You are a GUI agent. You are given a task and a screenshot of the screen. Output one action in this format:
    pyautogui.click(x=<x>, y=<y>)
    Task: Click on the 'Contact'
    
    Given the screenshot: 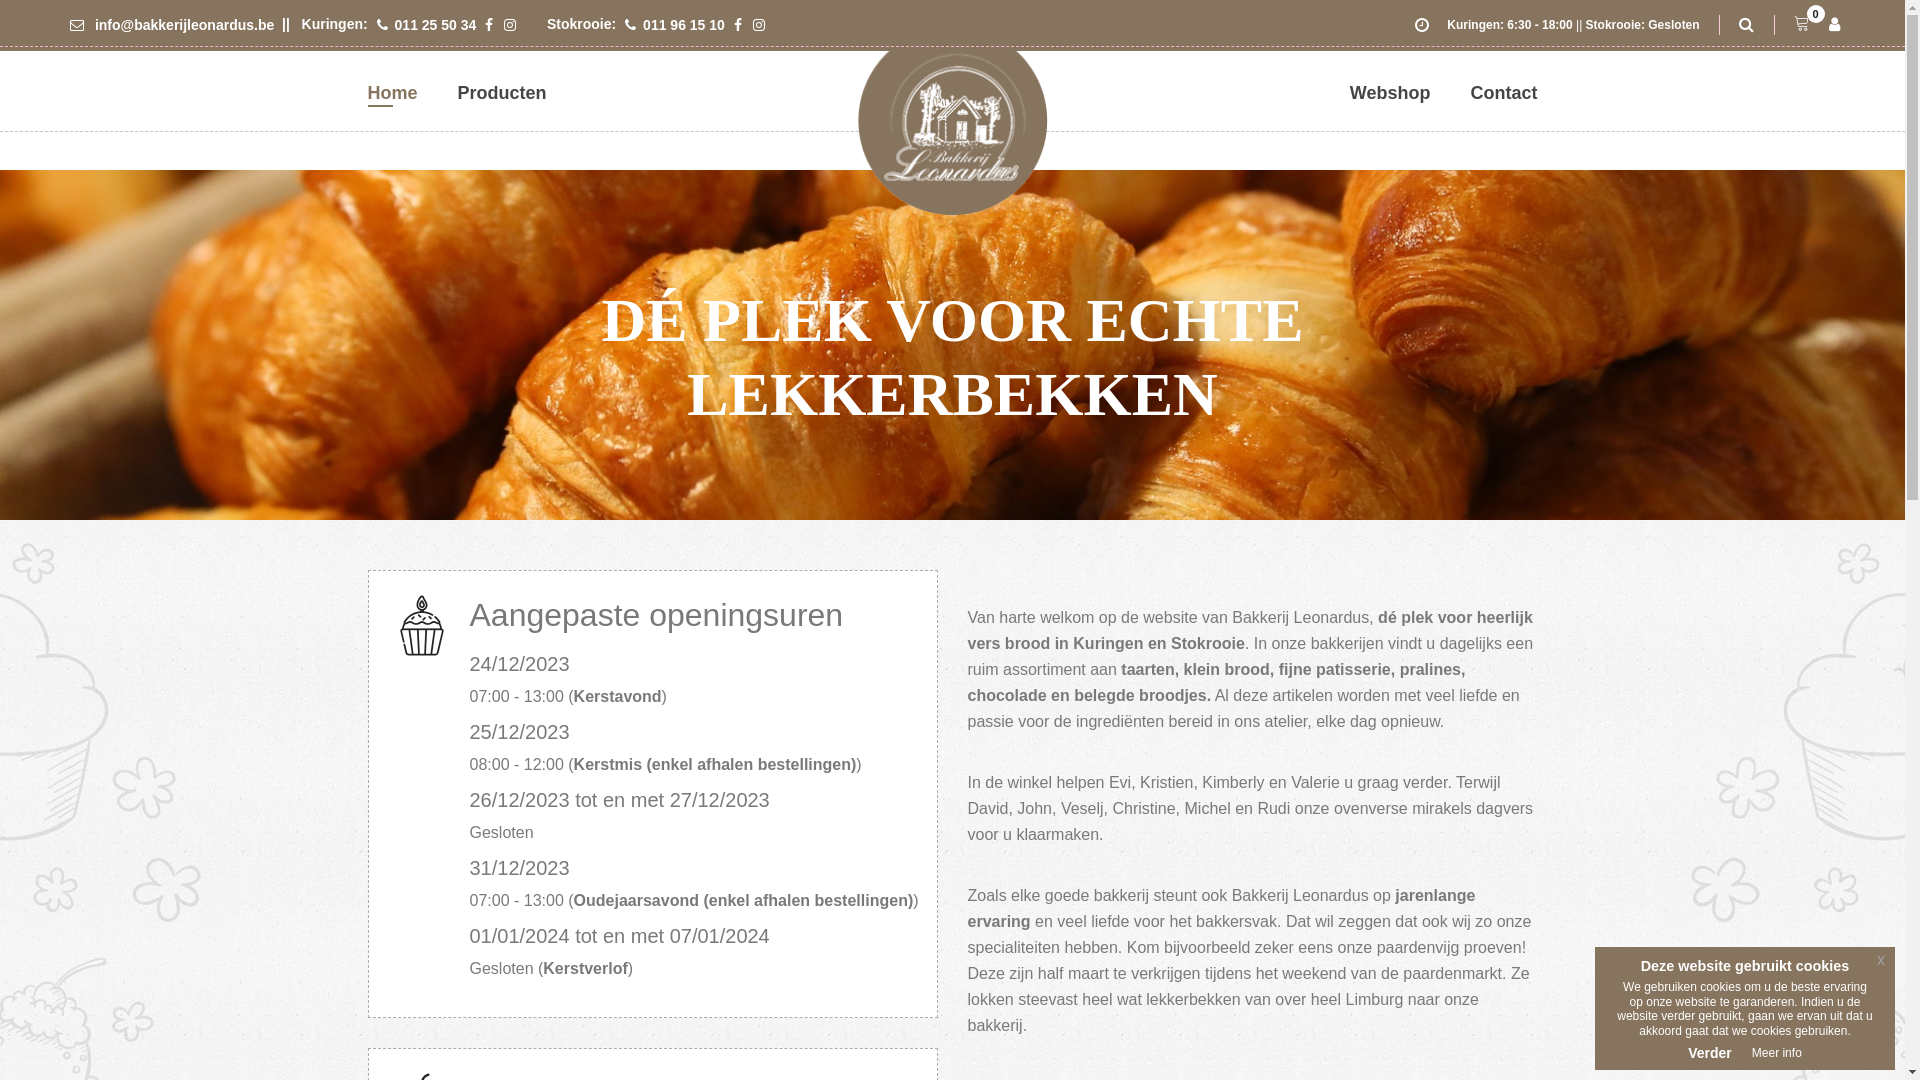 What is the action you would take?
    pyautogui.click(x=1503, y=92)
    